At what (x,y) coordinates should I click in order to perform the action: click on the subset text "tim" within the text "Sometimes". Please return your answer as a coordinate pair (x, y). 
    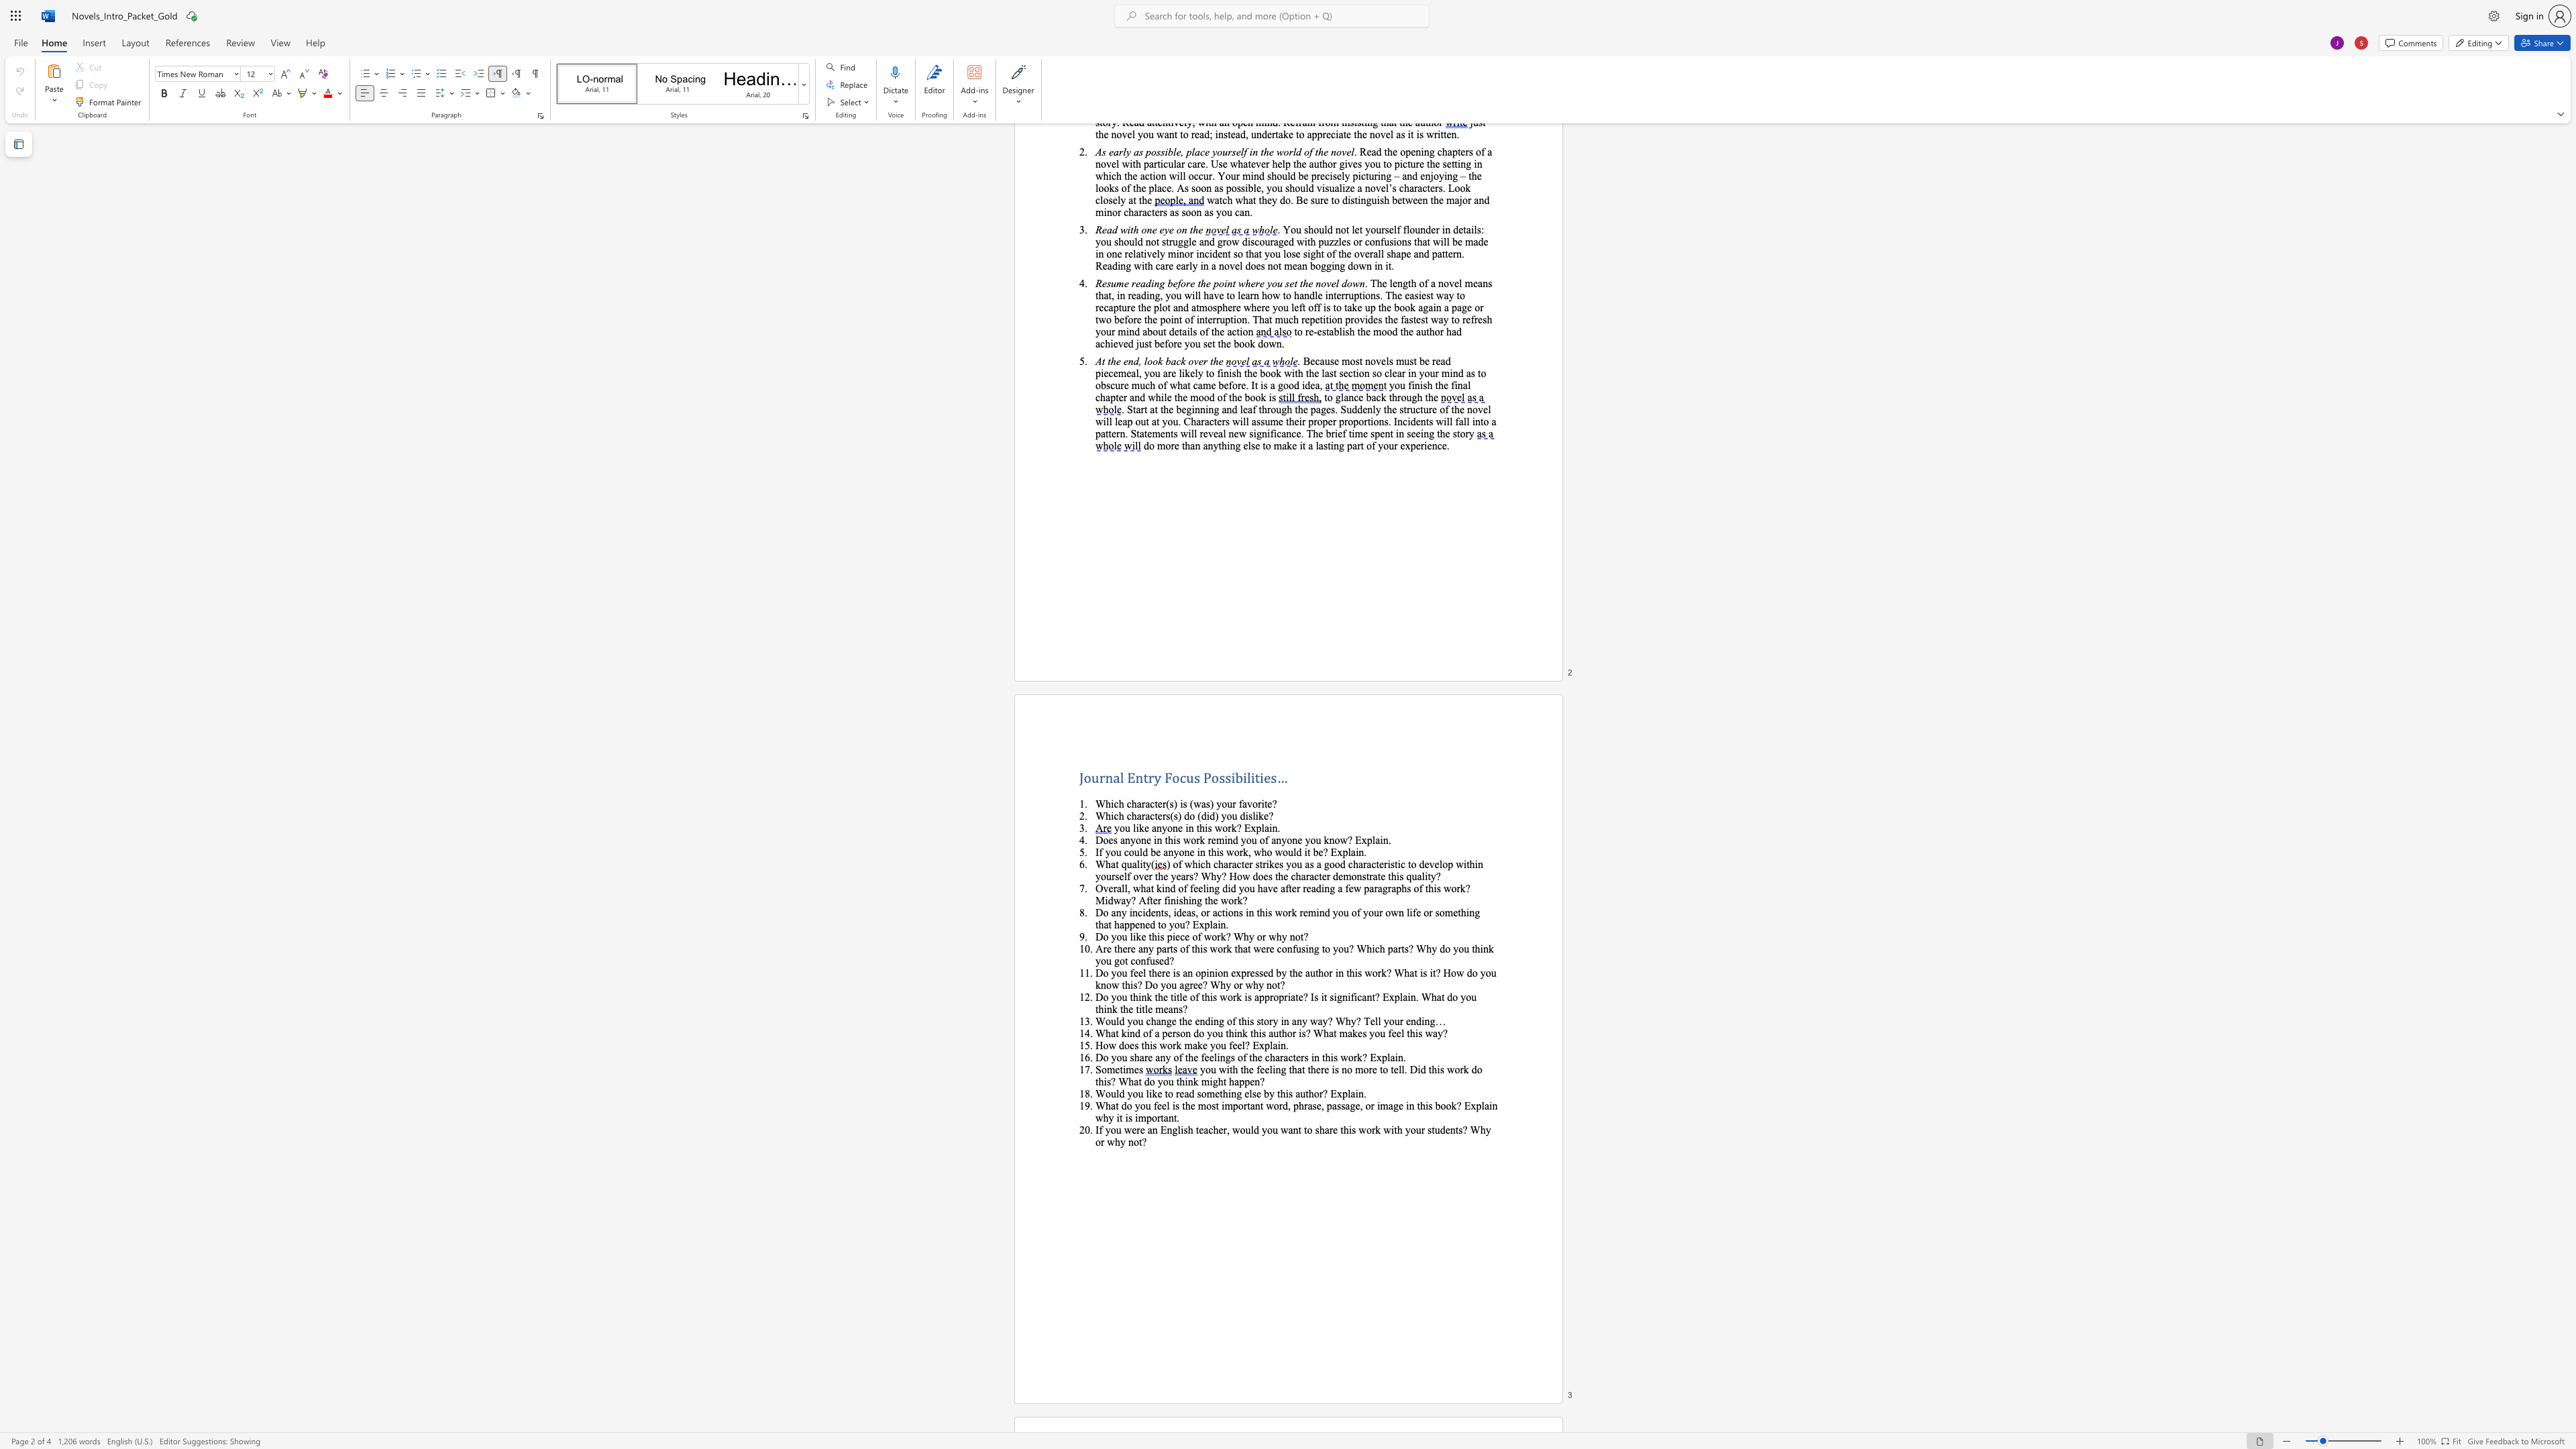
    Looking at the image, I should click on (1119, 1069).